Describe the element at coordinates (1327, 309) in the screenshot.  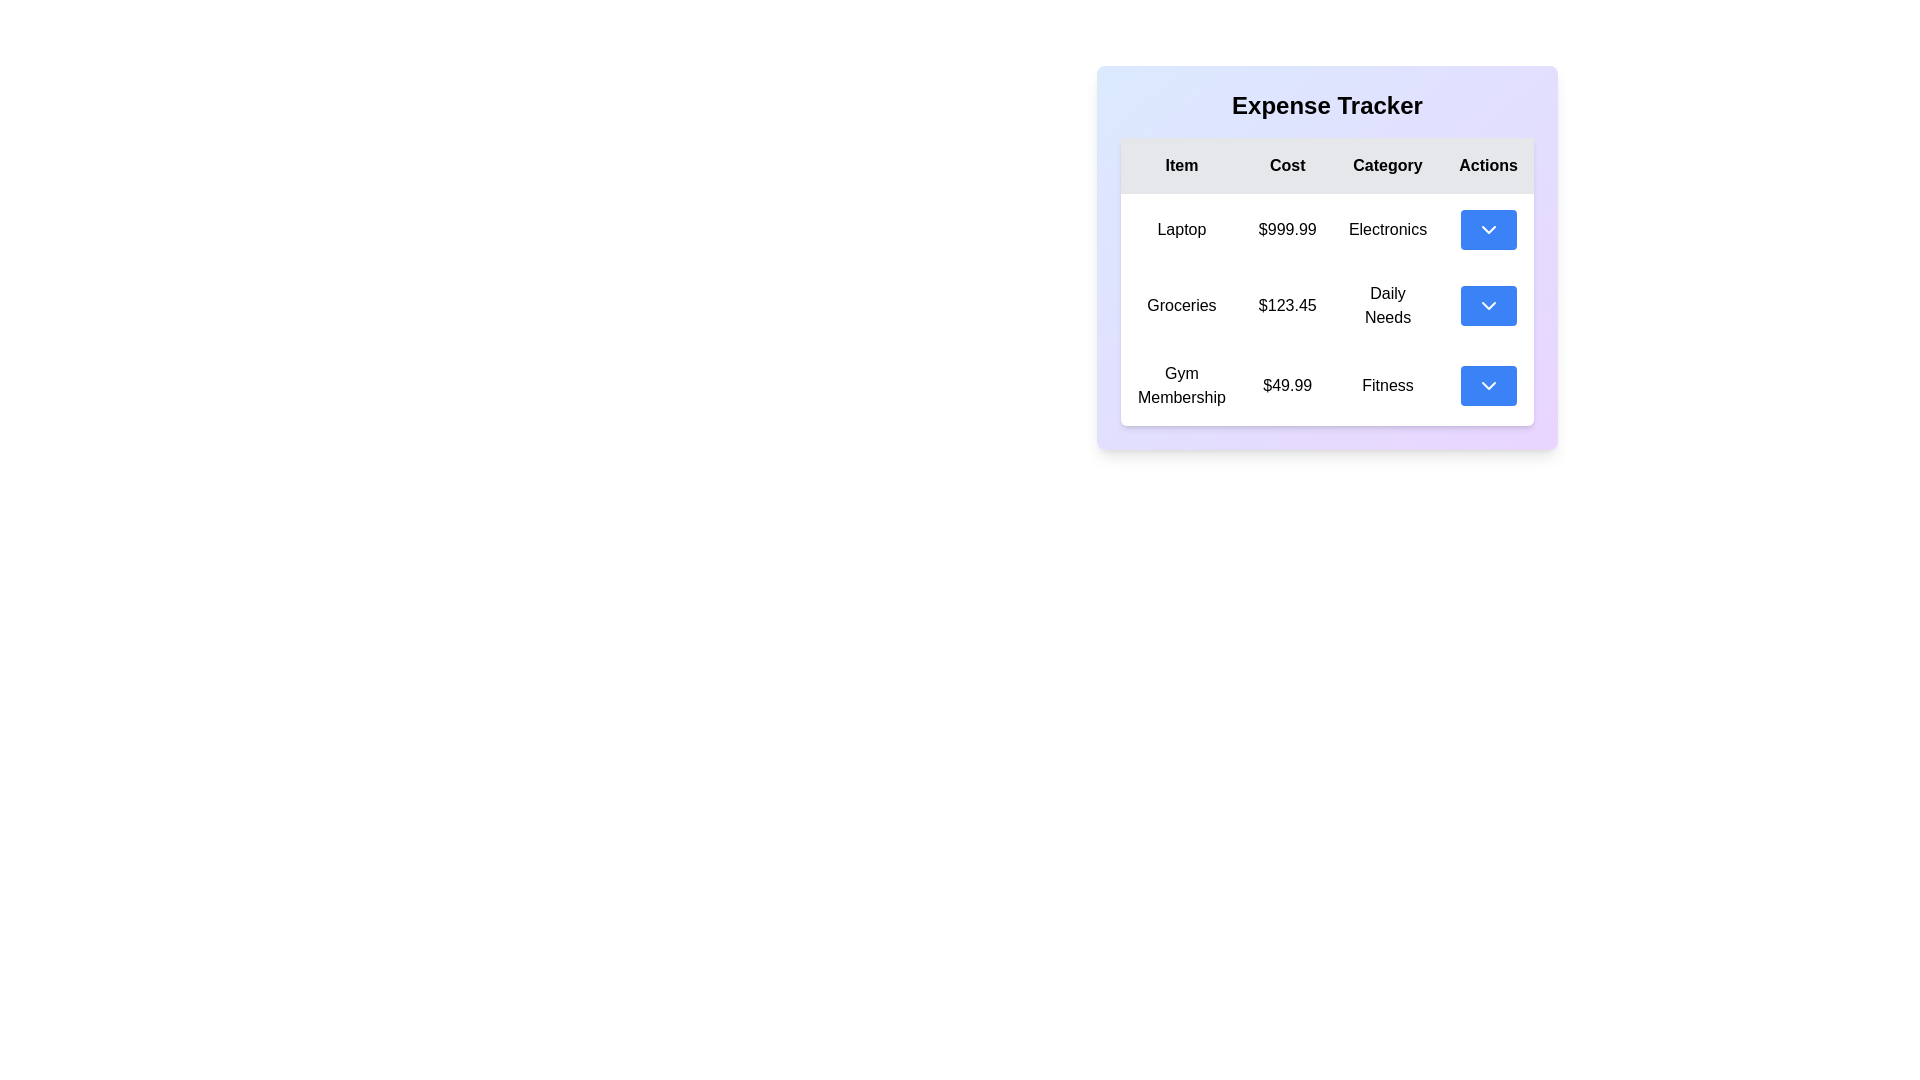
I see `the second row of the tabular data displaying the item 'Groceries', which includes the cost '$123.45' and category 'Daily Needs'` at that location.